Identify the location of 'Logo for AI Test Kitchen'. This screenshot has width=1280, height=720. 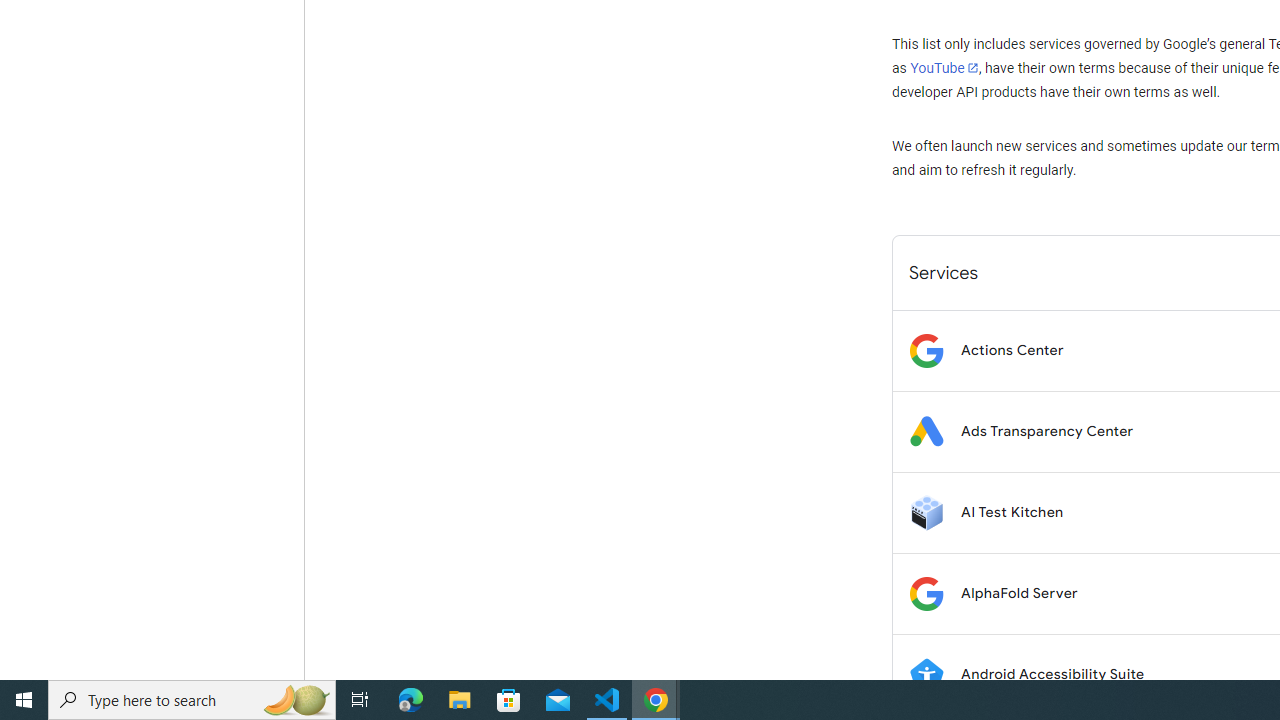
(925, 511).